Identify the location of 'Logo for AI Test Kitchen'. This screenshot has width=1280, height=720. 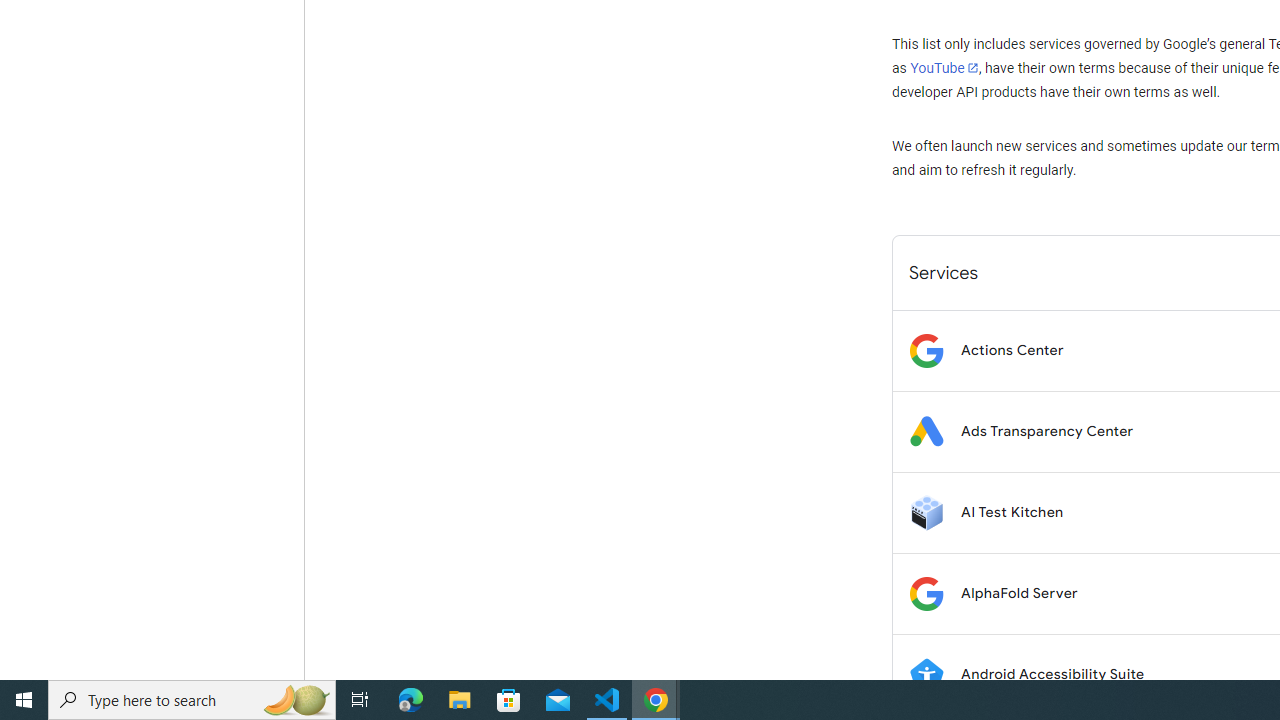
(925, 511).